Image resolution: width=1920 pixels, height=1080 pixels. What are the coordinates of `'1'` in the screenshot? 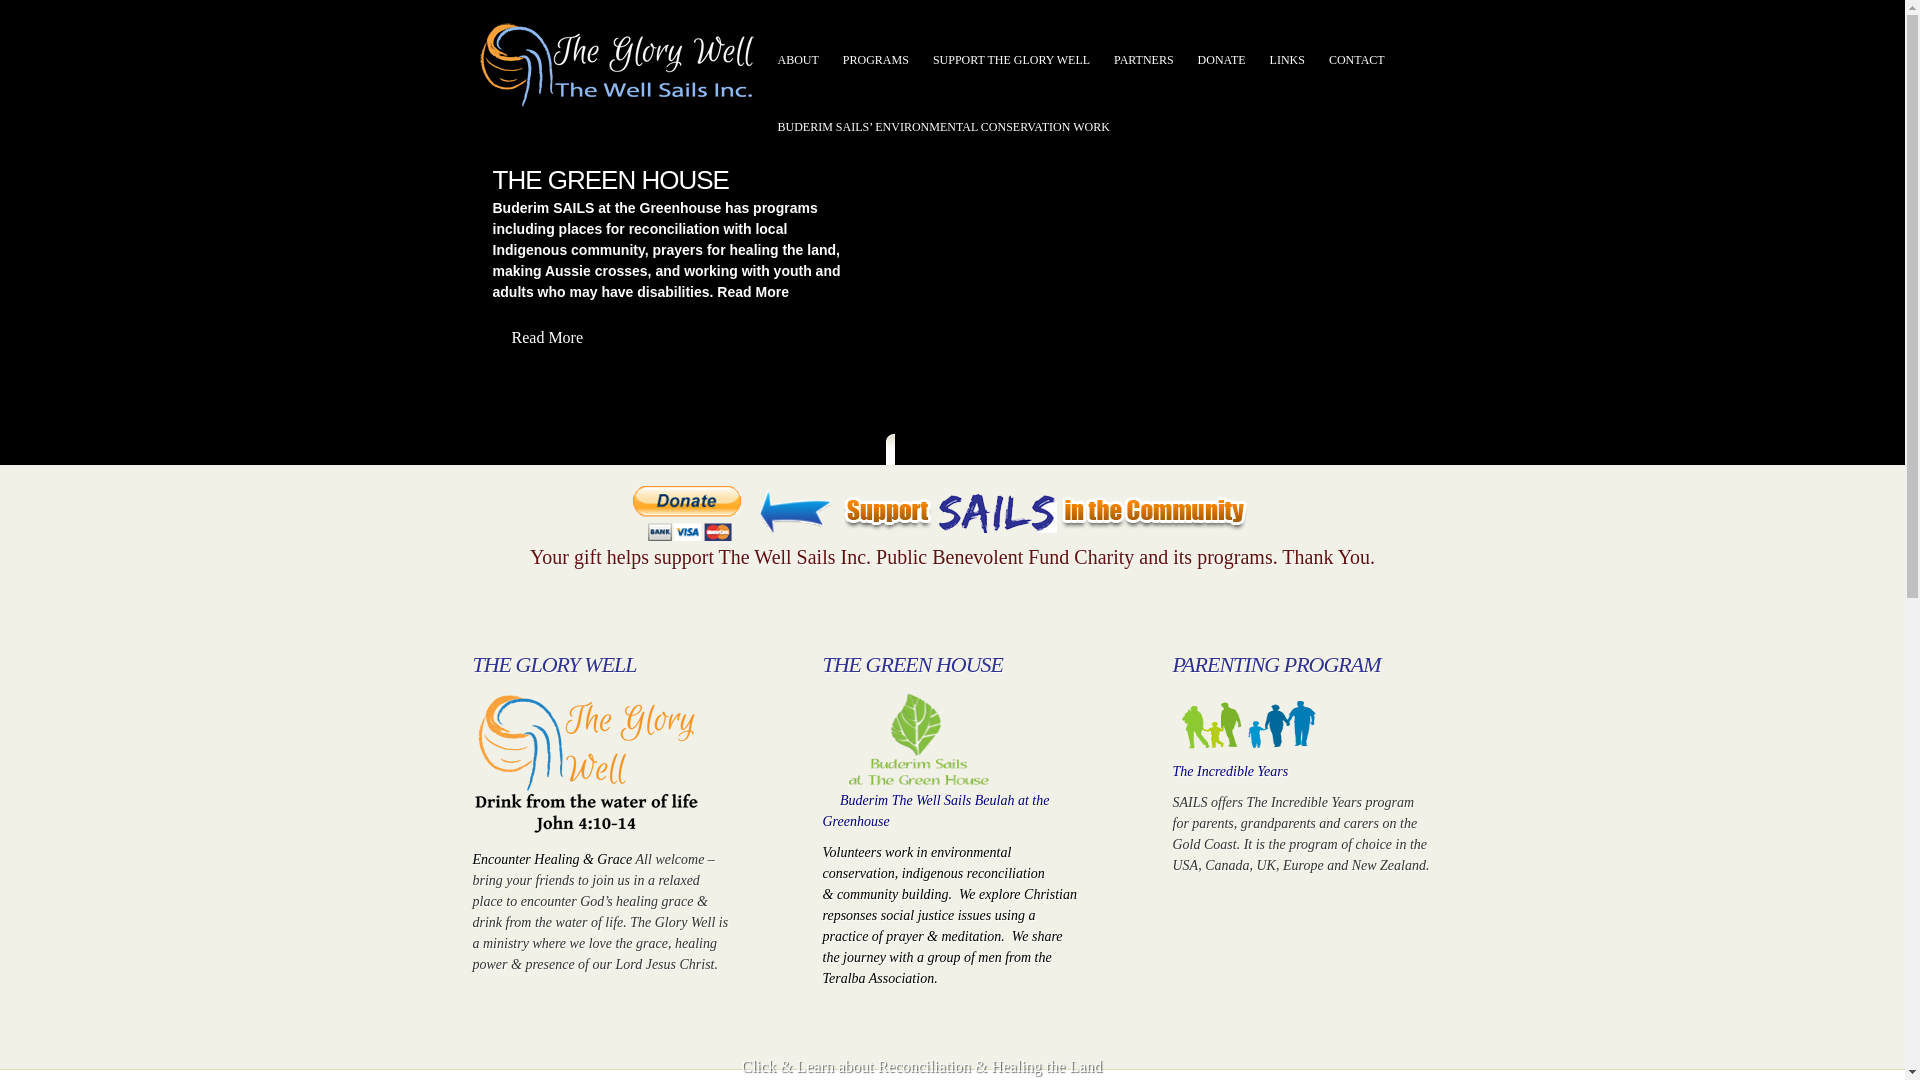 It's located at (908, 452).